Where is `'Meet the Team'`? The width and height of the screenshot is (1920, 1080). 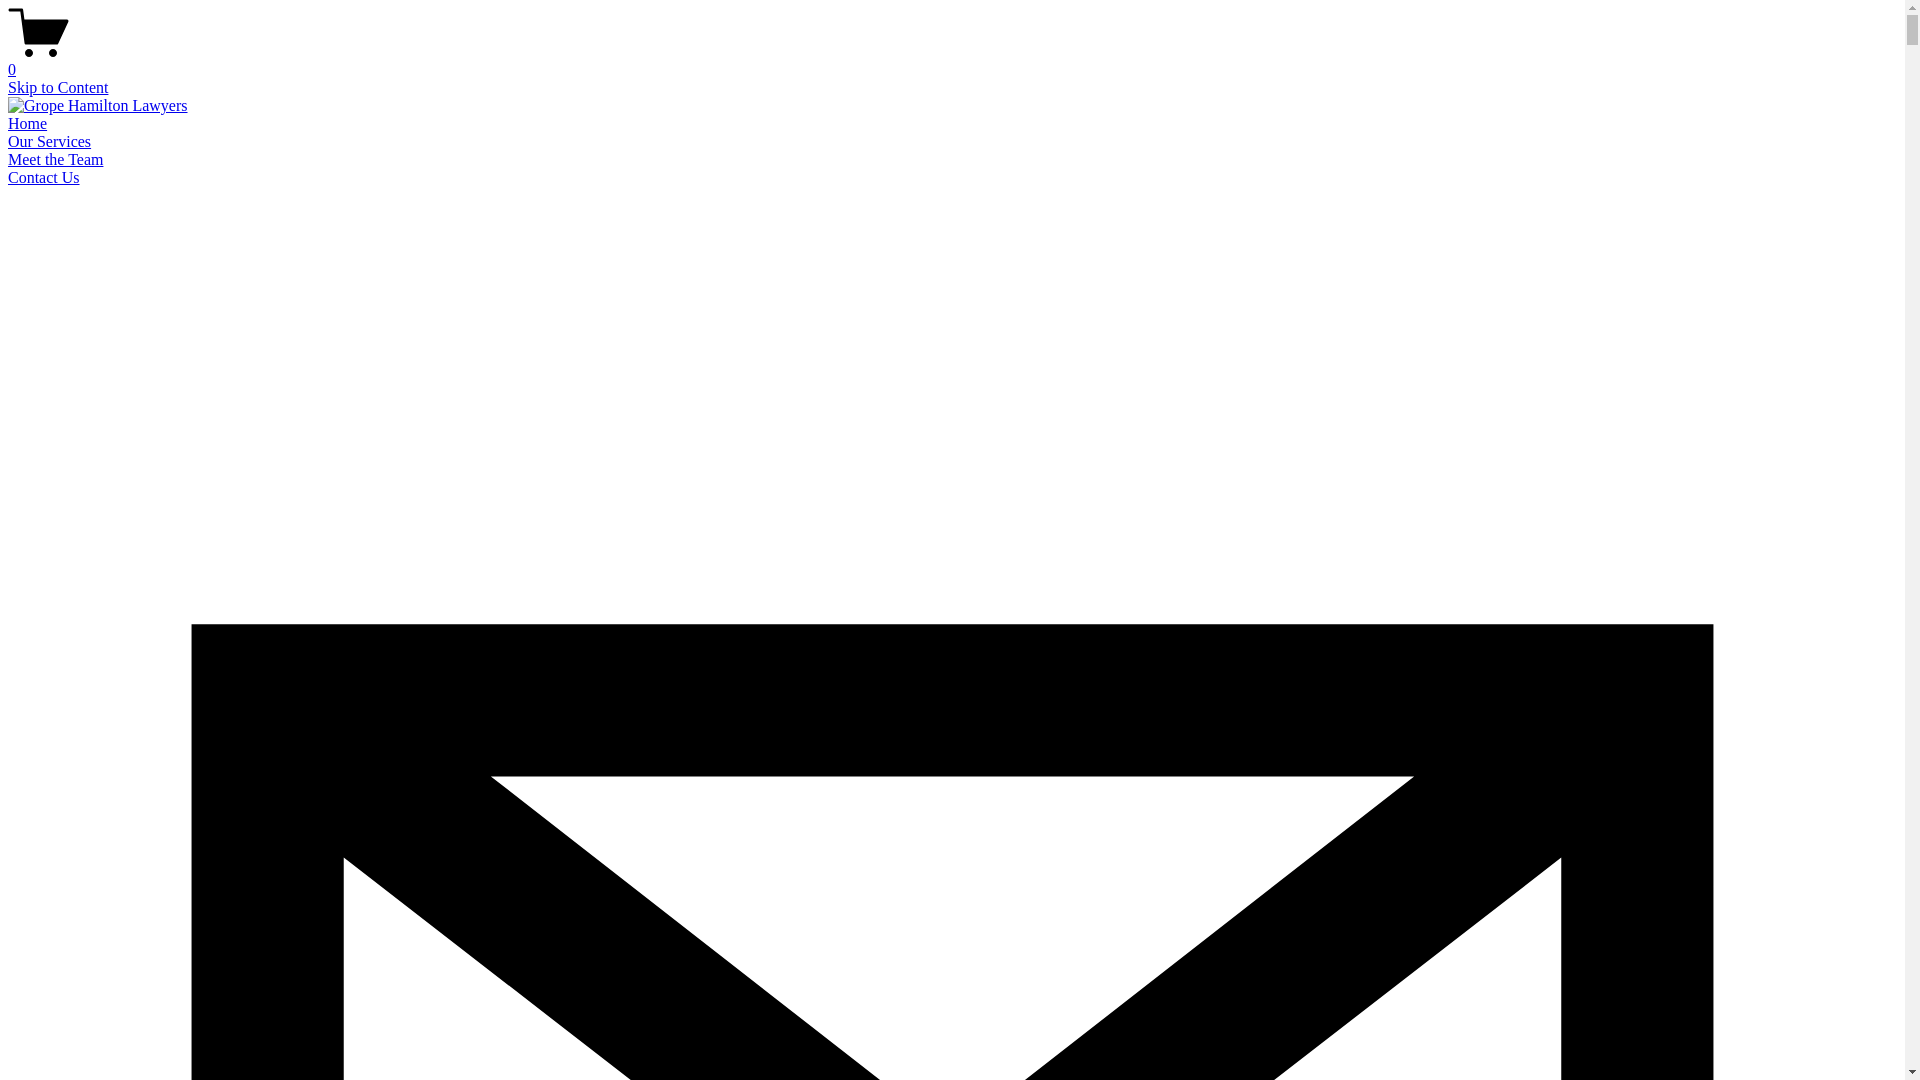
'Meet the Team' is located at coordinates (55, 158).